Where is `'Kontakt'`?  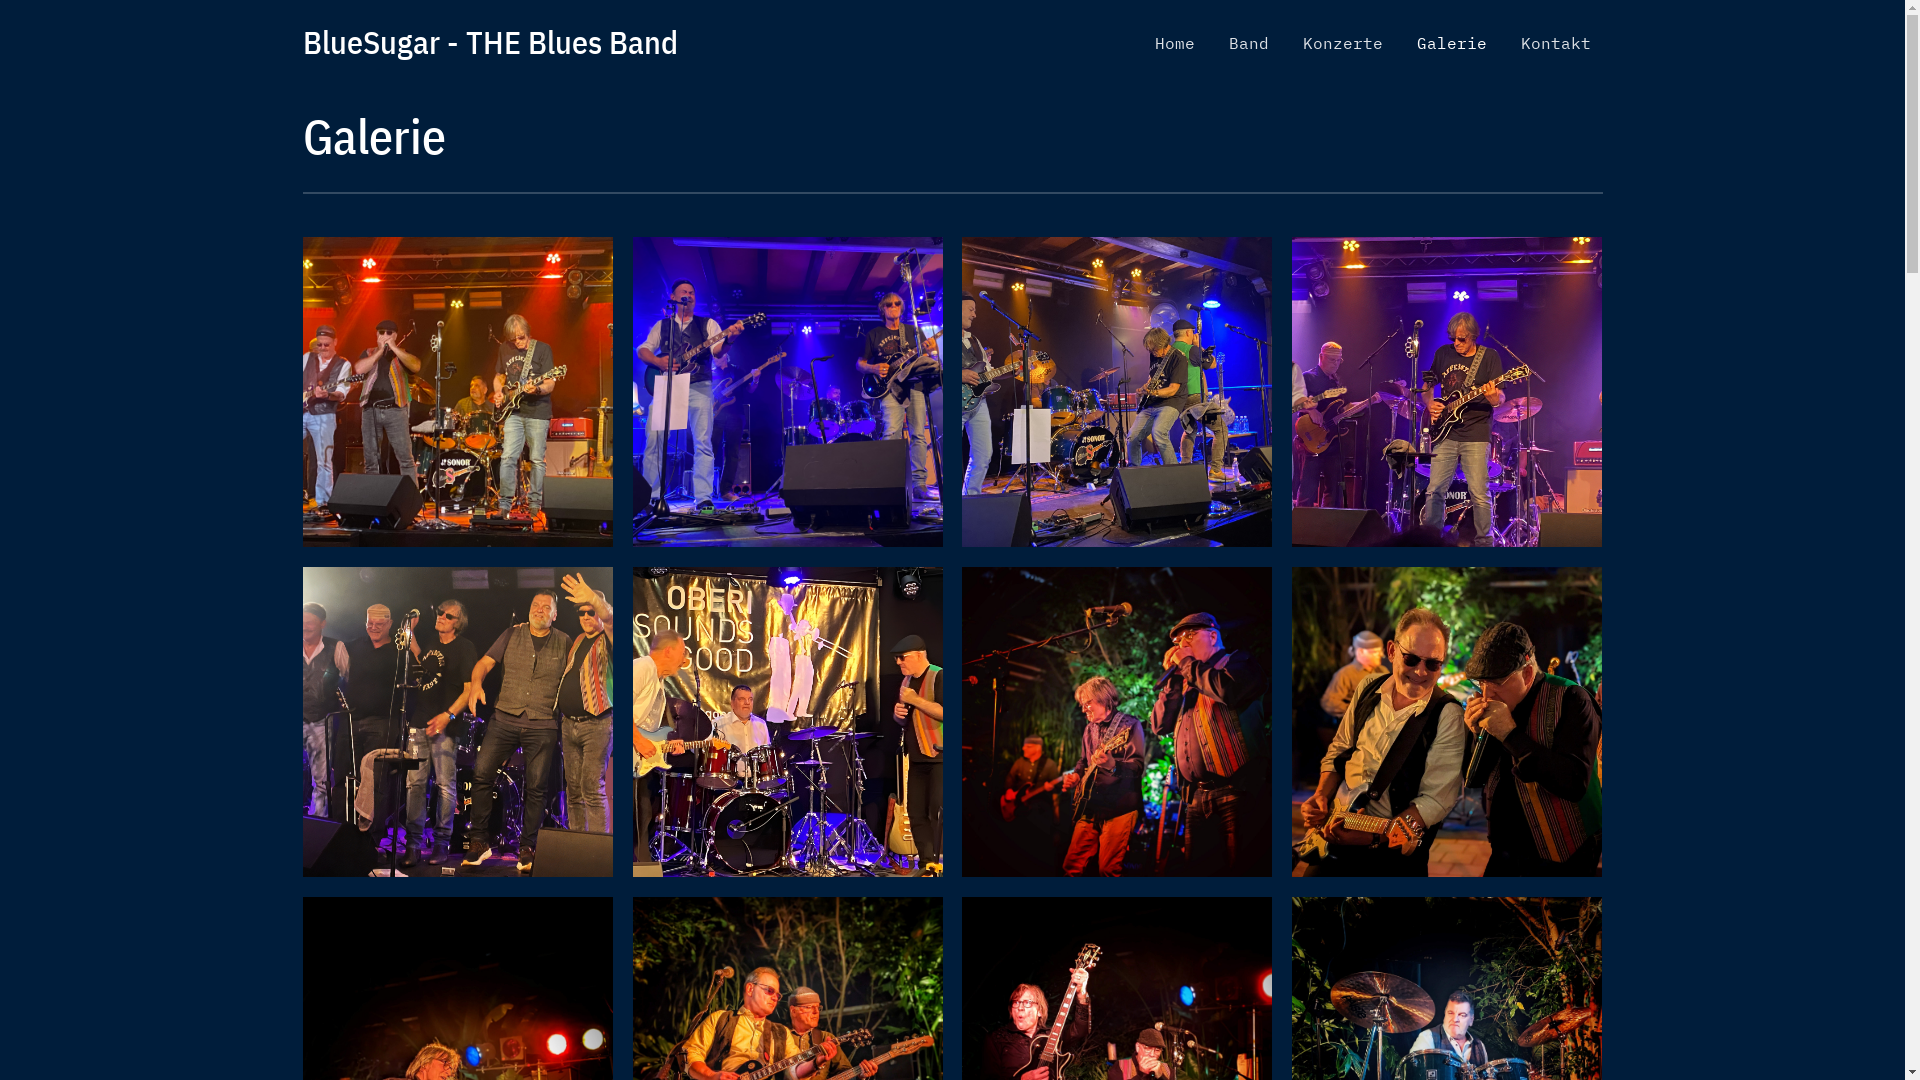 'Kontakt' is located at coordinates (1507, 42).